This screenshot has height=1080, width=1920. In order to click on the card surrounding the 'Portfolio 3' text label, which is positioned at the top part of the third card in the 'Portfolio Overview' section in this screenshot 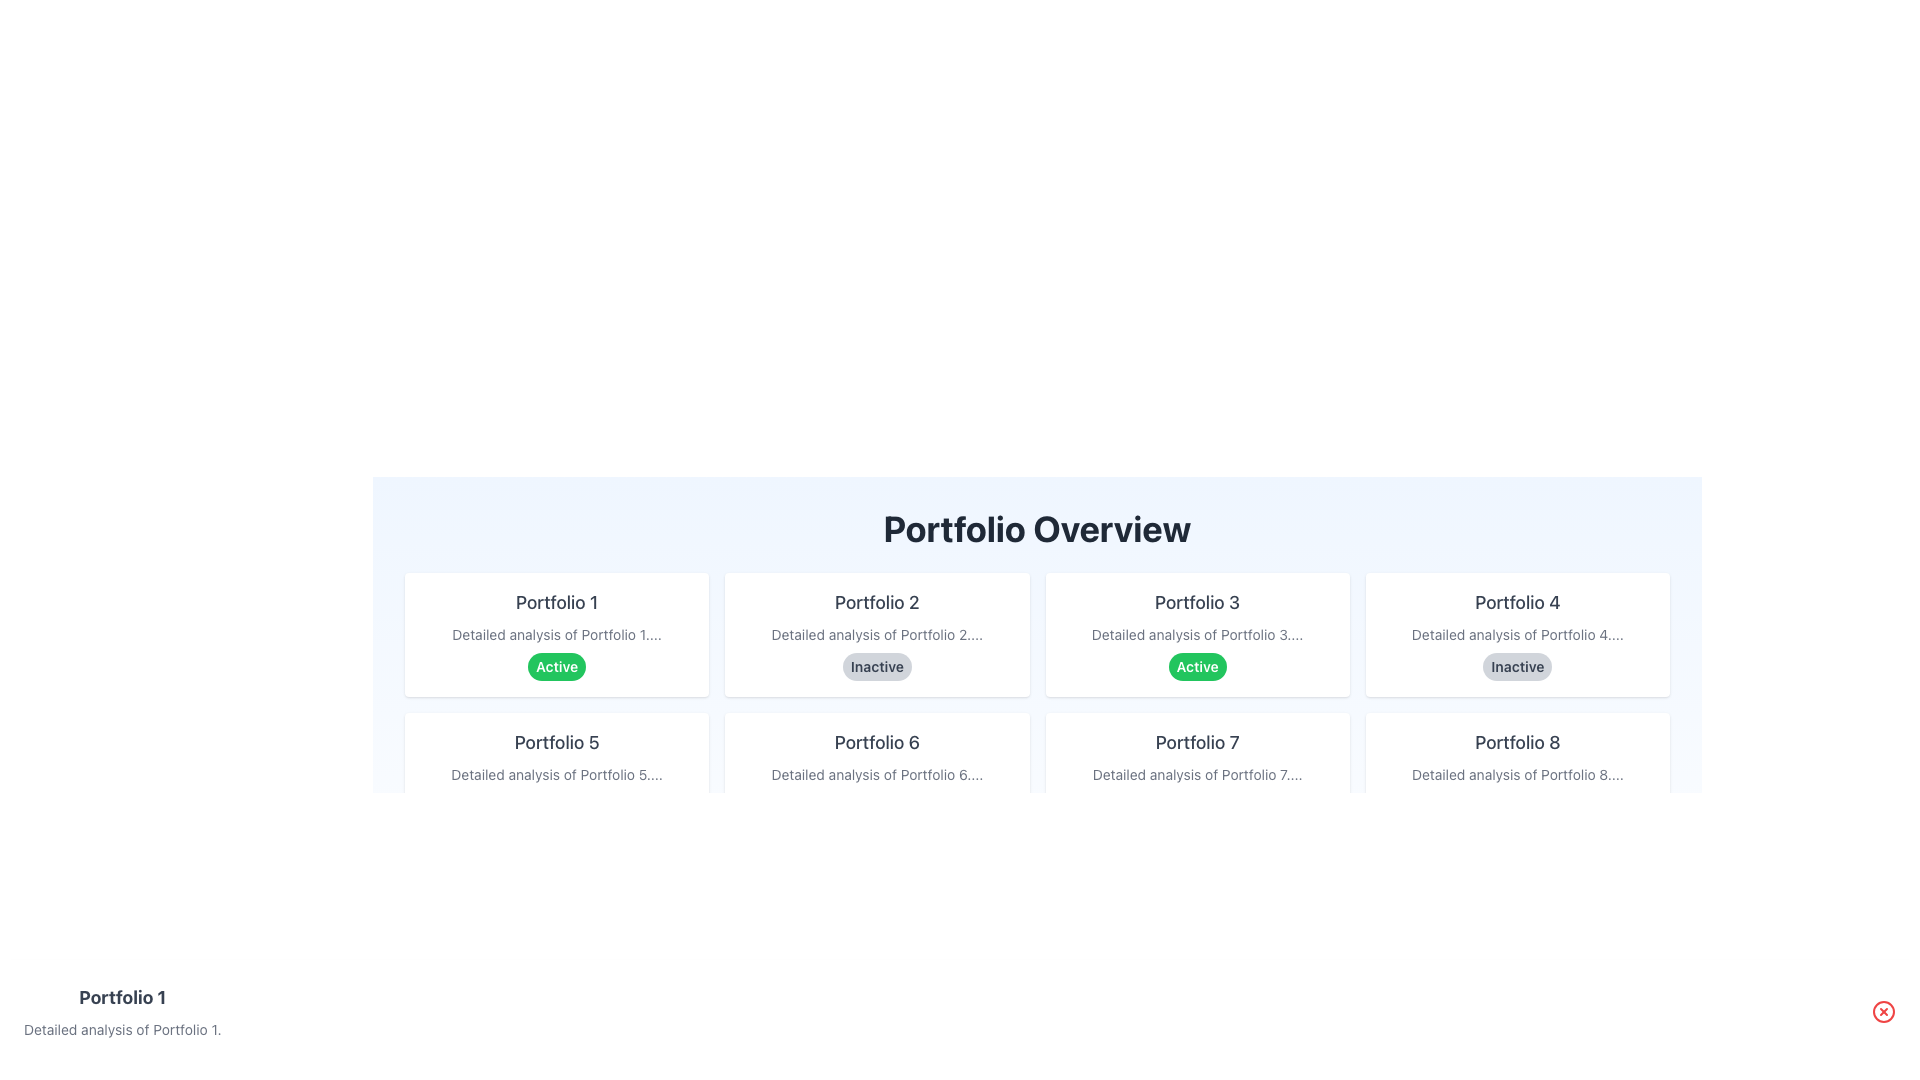, I will do `click(1197, 601)`.